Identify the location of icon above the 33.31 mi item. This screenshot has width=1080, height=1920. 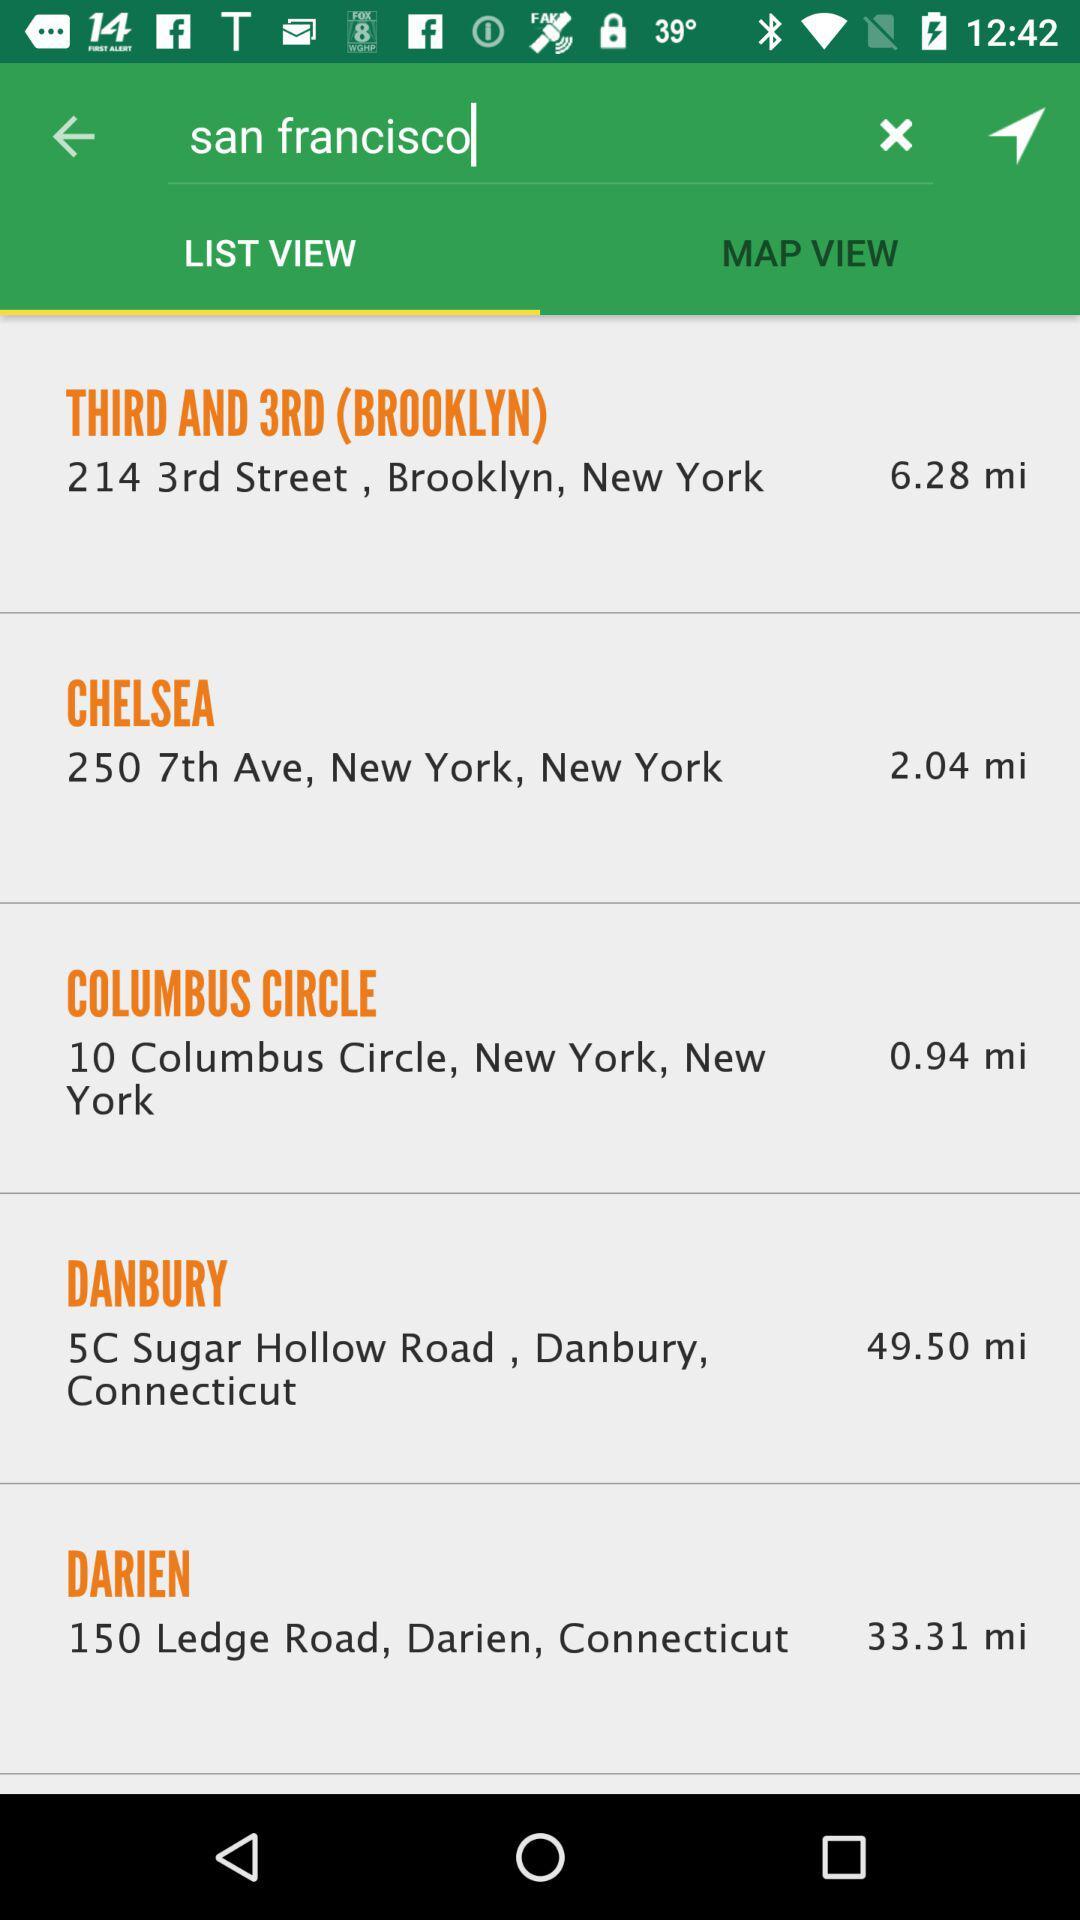
(945, 1346).